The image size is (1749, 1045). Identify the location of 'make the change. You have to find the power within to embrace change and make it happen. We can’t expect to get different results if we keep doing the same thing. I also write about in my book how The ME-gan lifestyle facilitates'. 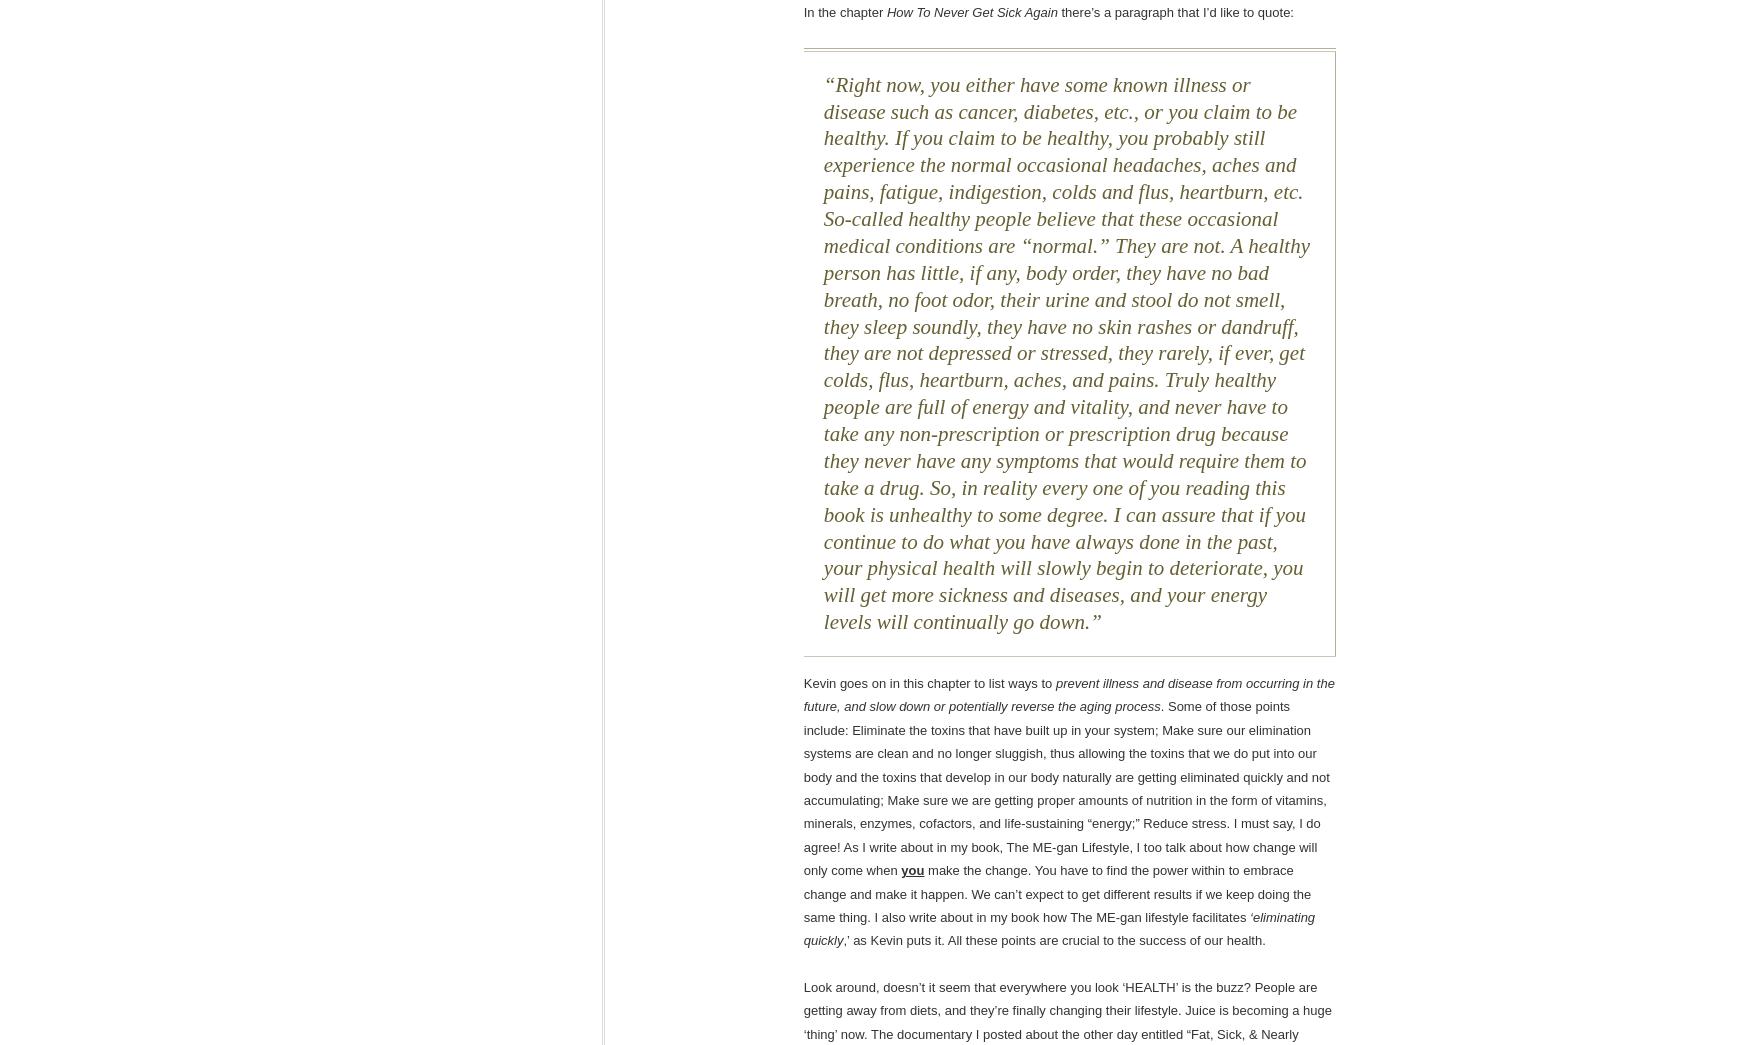
(1056, 893).